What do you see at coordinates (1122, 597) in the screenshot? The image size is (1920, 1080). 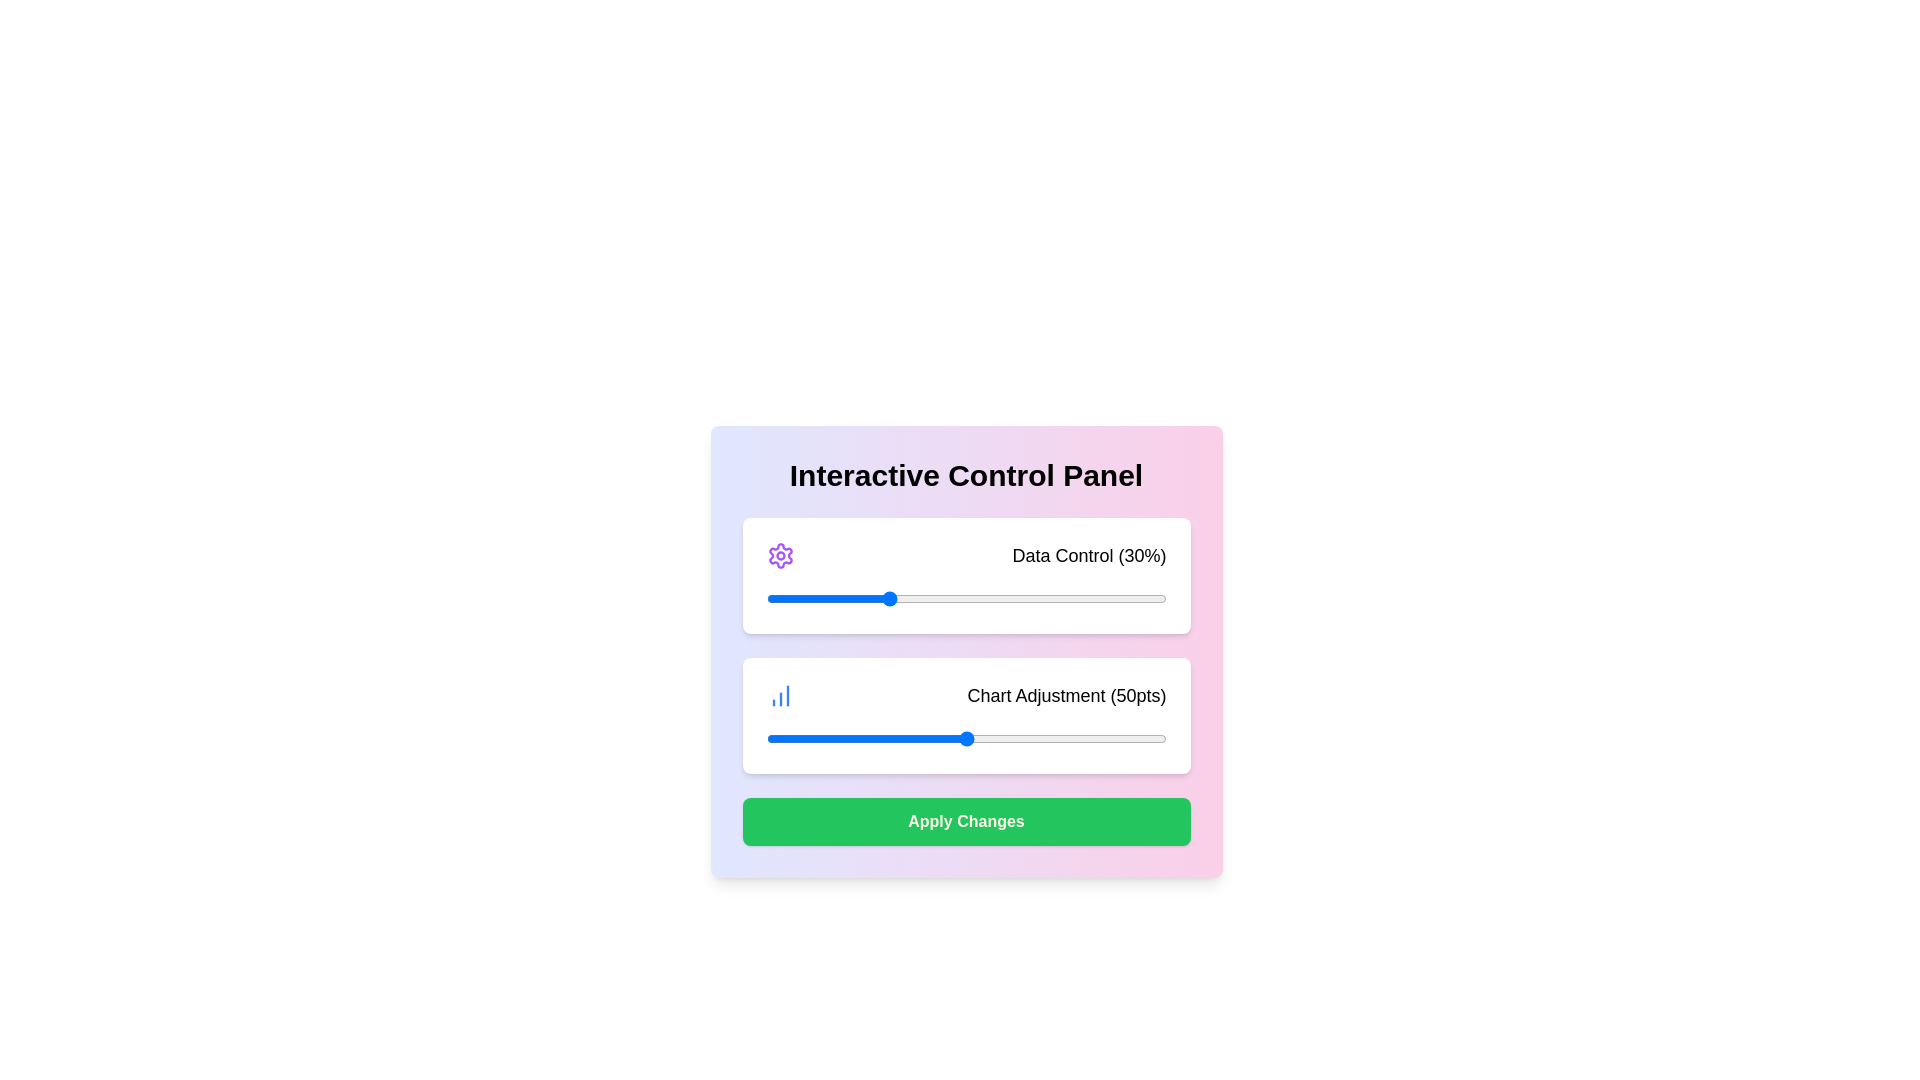 I see `the 'Data Control' slider to 89%` at bounding box center [1122, 597].